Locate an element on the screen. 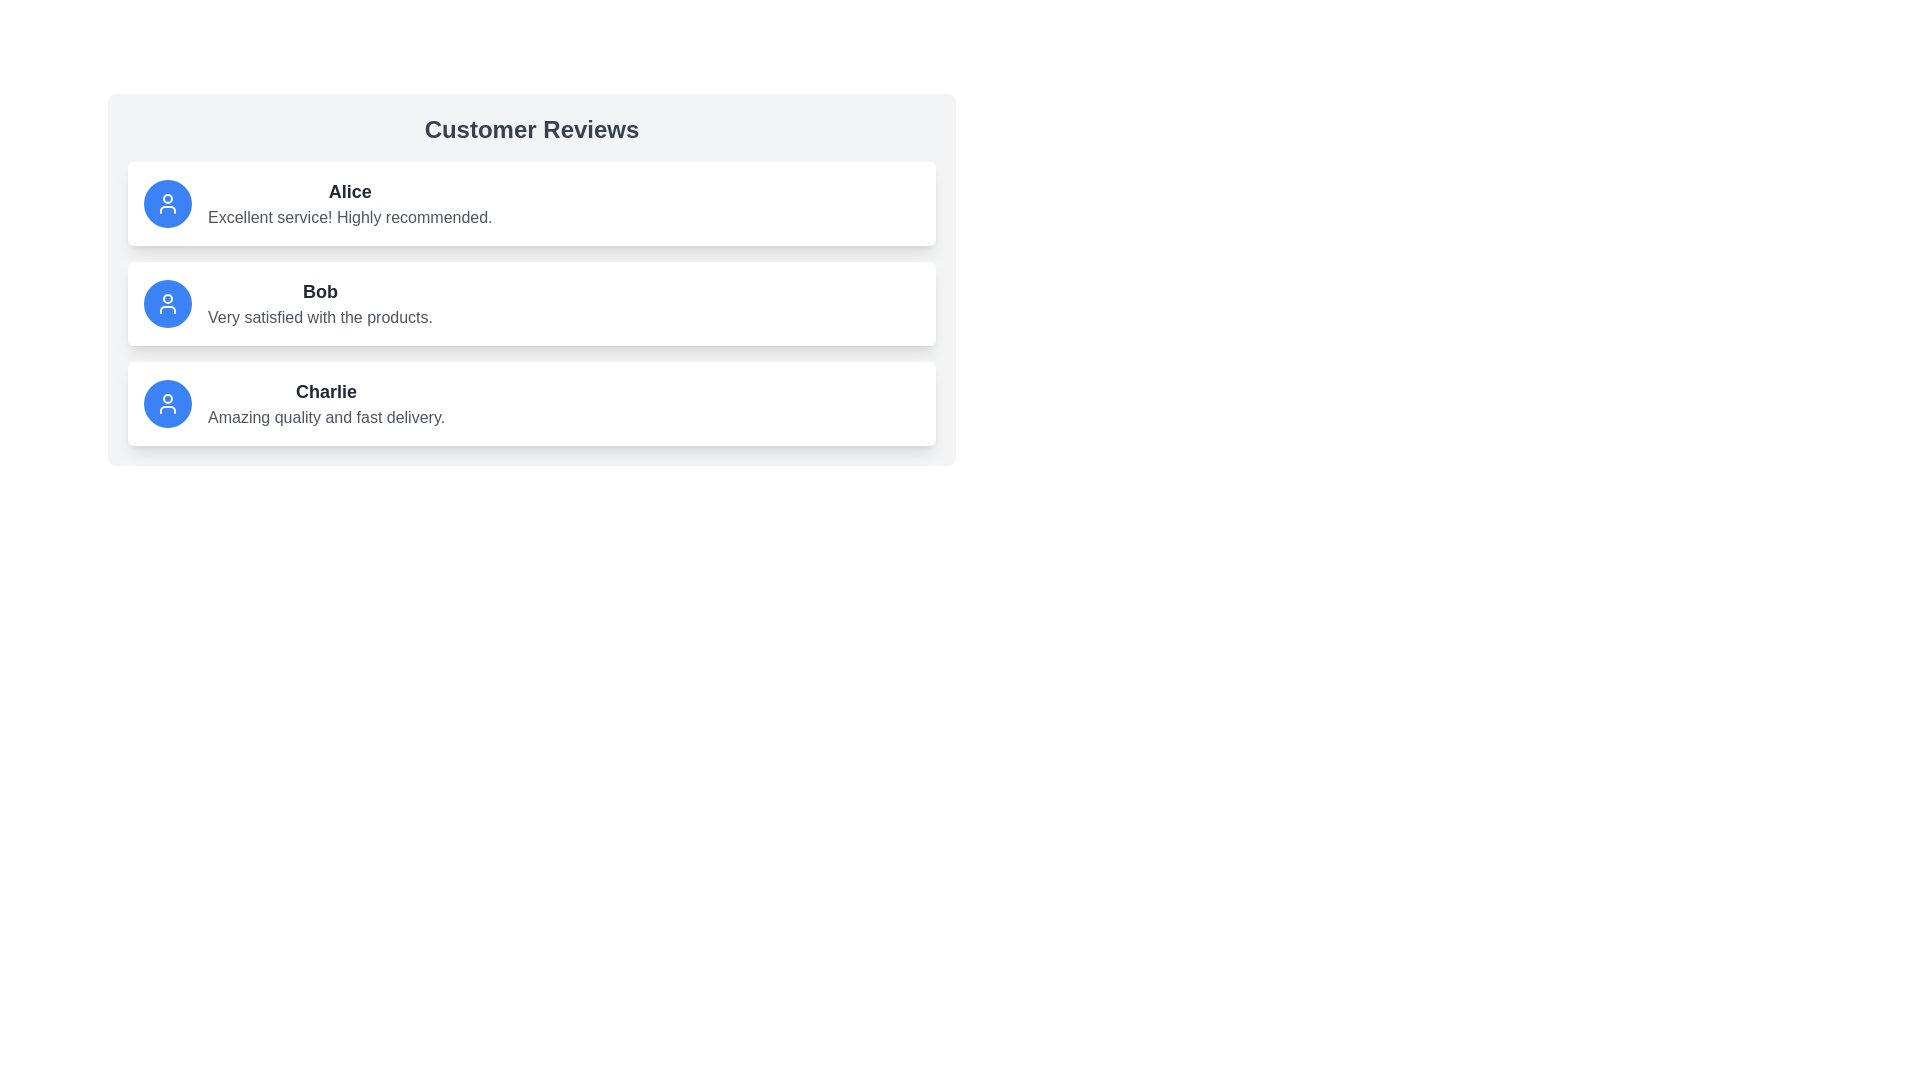  the circular avatar/icon representing the user 'Bob' in the second card of customer reviews, which is aligned to the left side of the card is located at coordinates (168, 304).